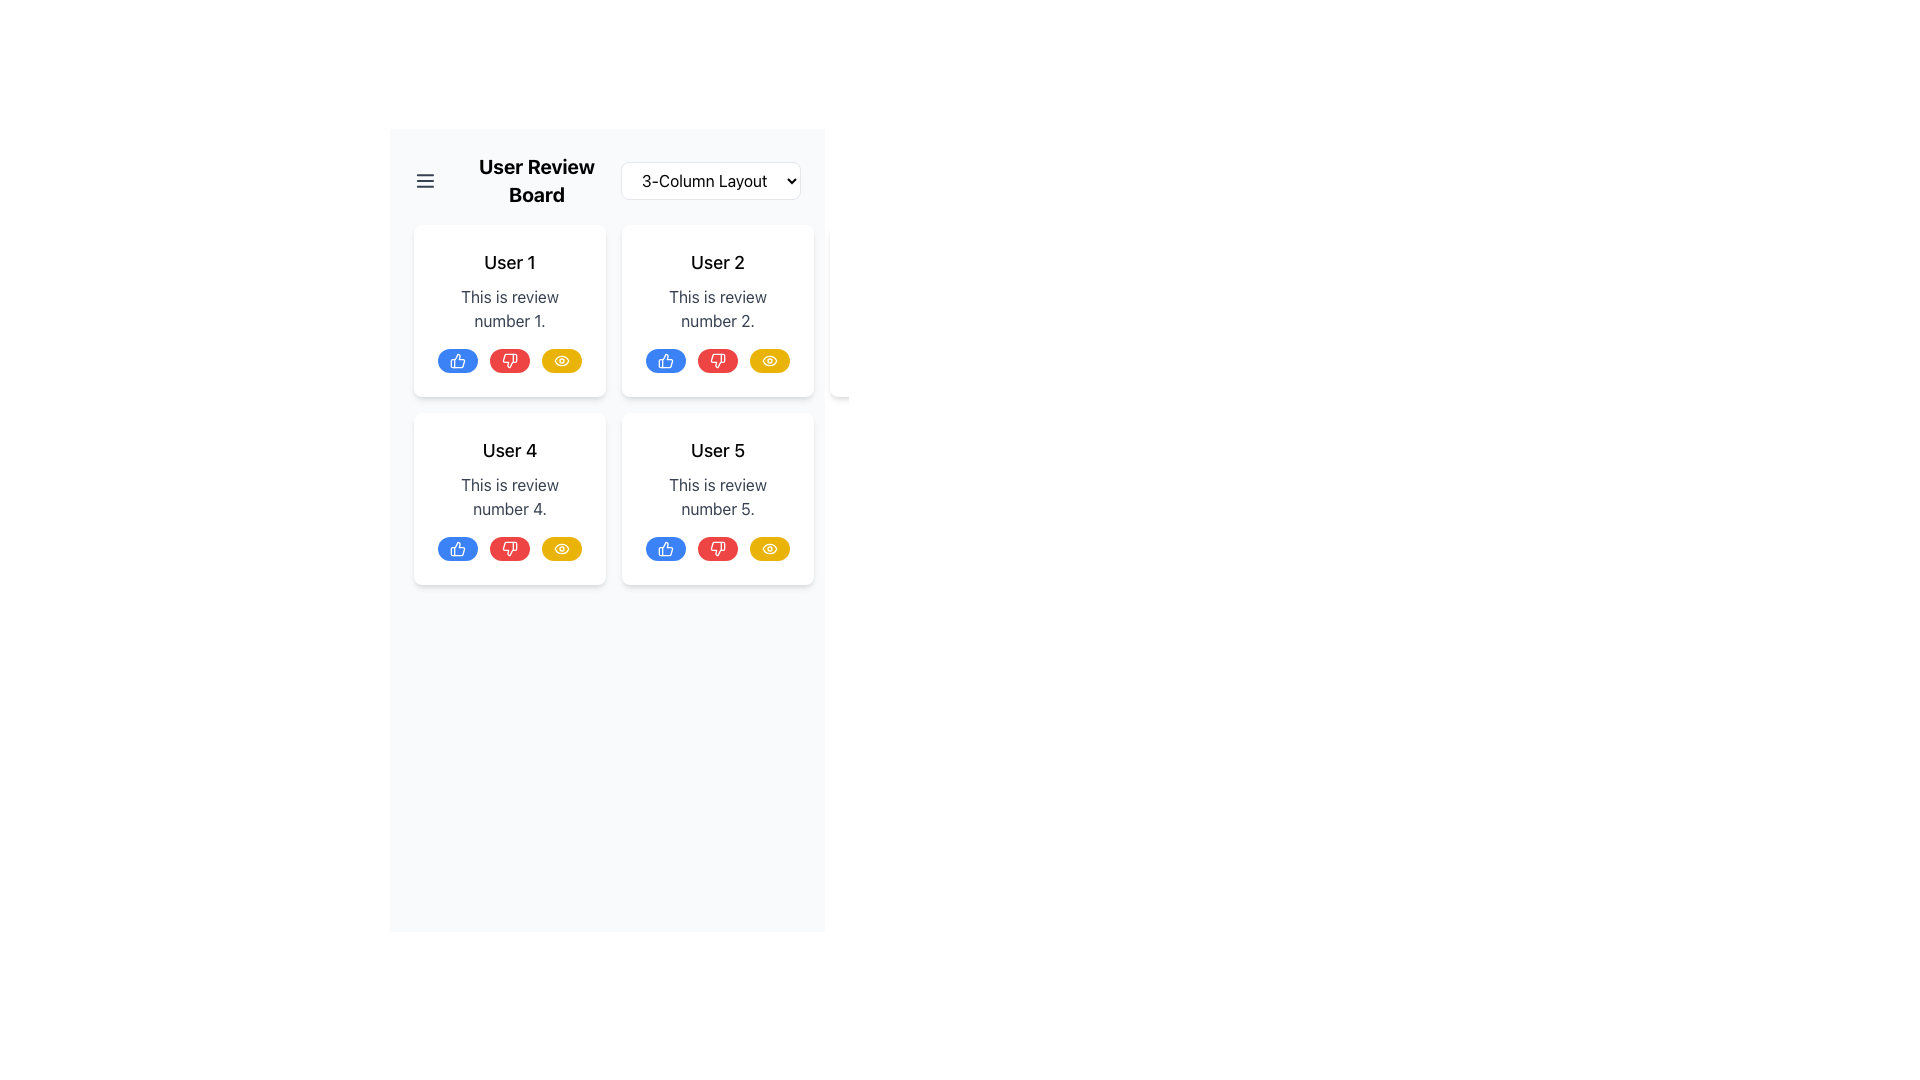  Describe the element at coordinates (666, 361) in the screenshot. I see `the blue circular icon button located at the bottom-left section of each user review card` at that location.